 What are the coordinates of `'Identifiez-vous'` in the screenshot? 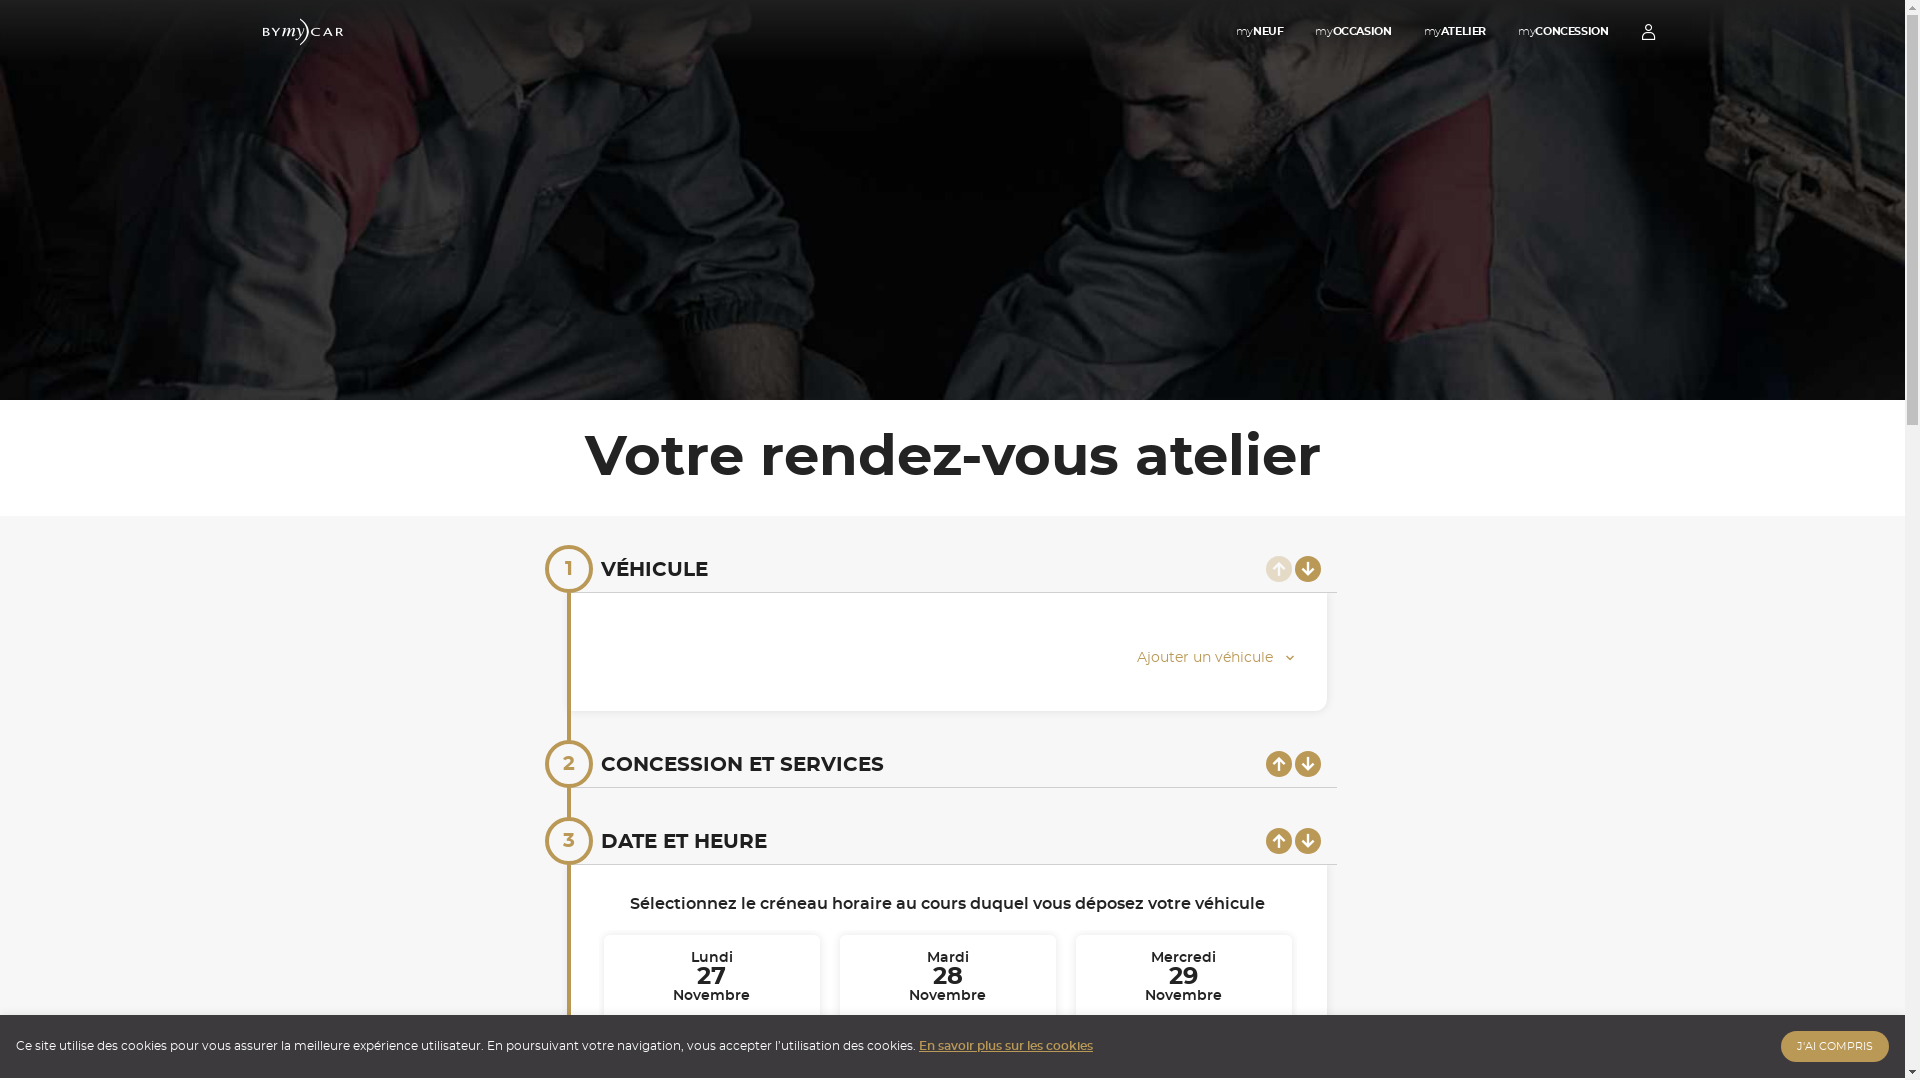 It's located at (1647, 31).